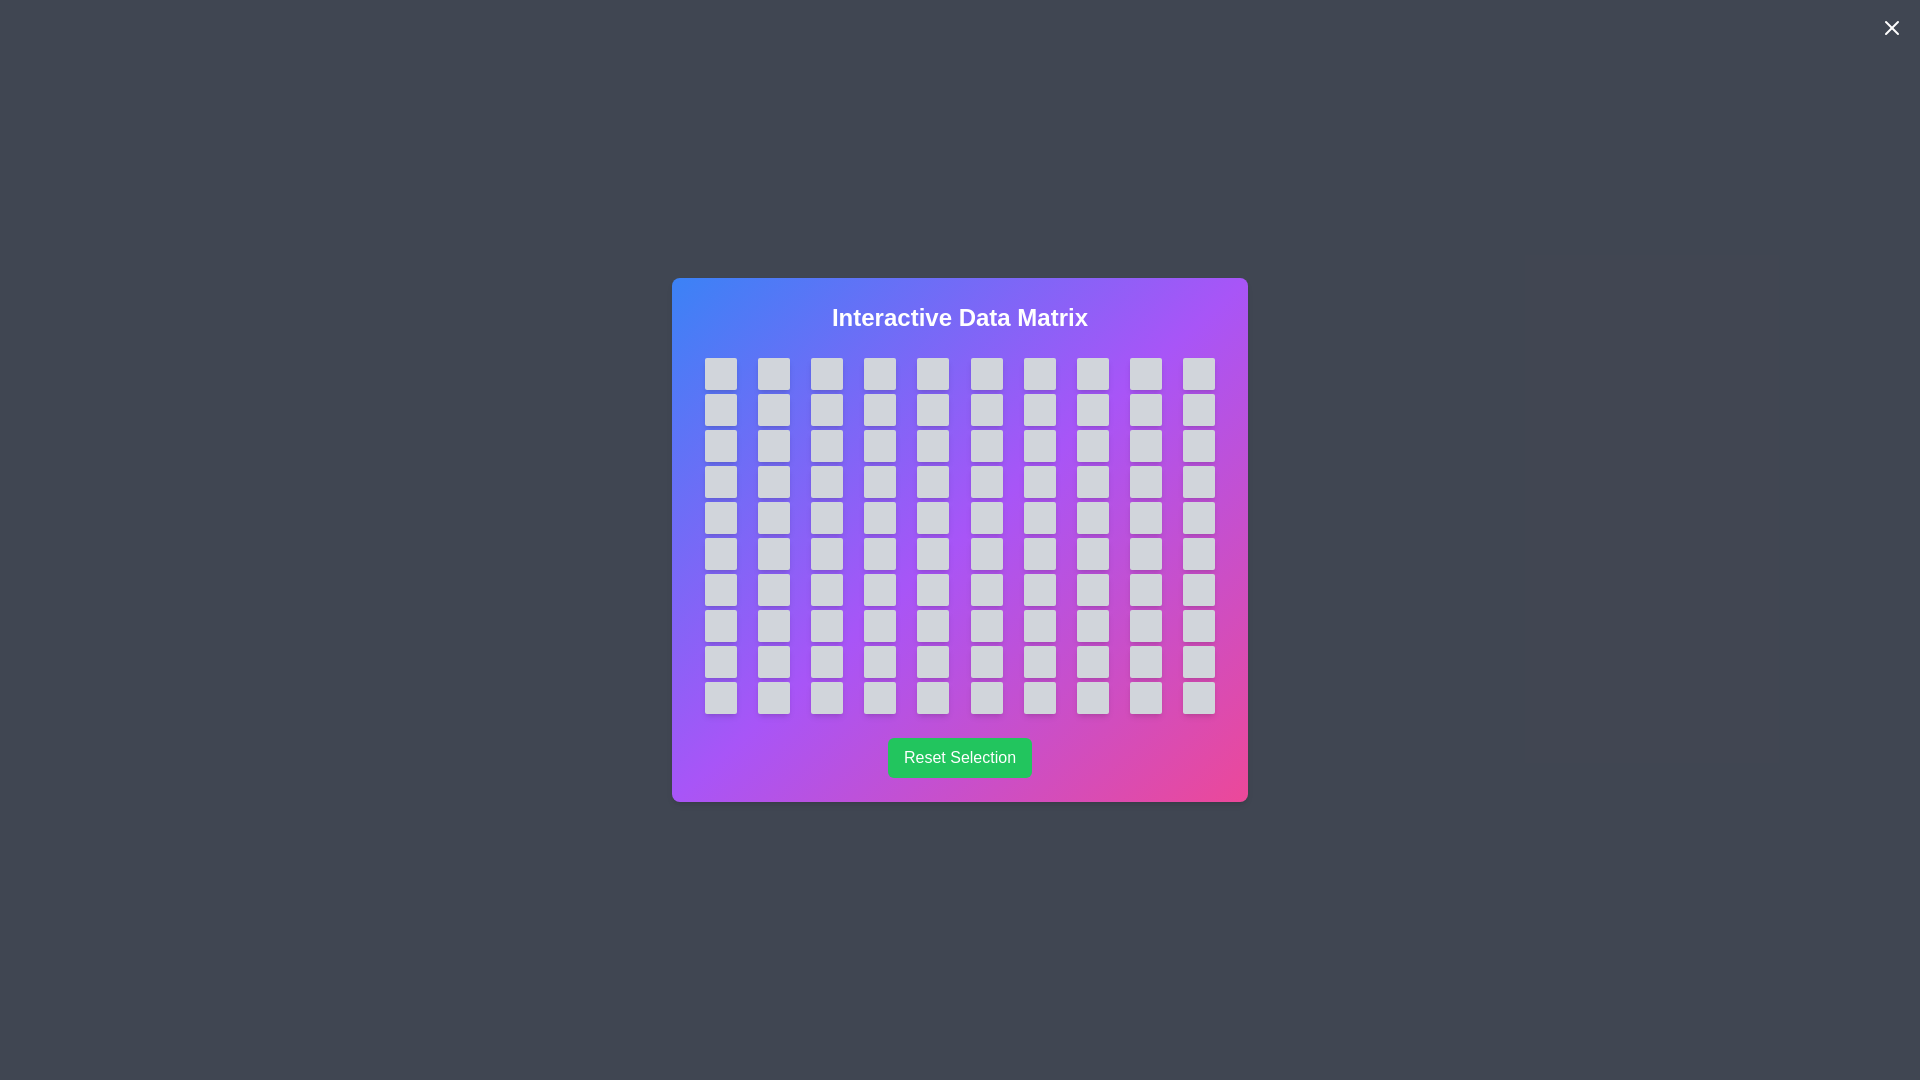  What do you see at coordinates (1890, 27) in the screenshot?
I see `the close button to close the dialog` at bounding box center [1890, 27].